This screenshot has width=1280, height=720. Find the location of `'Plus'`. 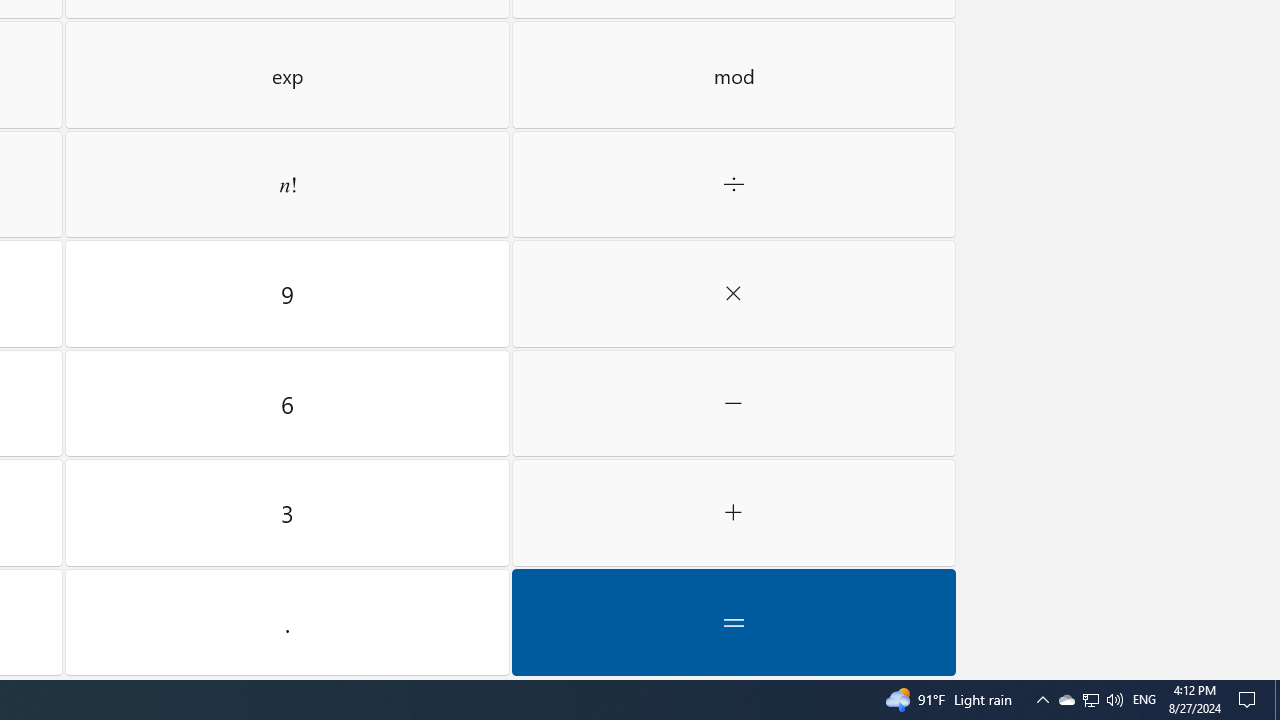

'Plus' is located at coordinates (733, 512).